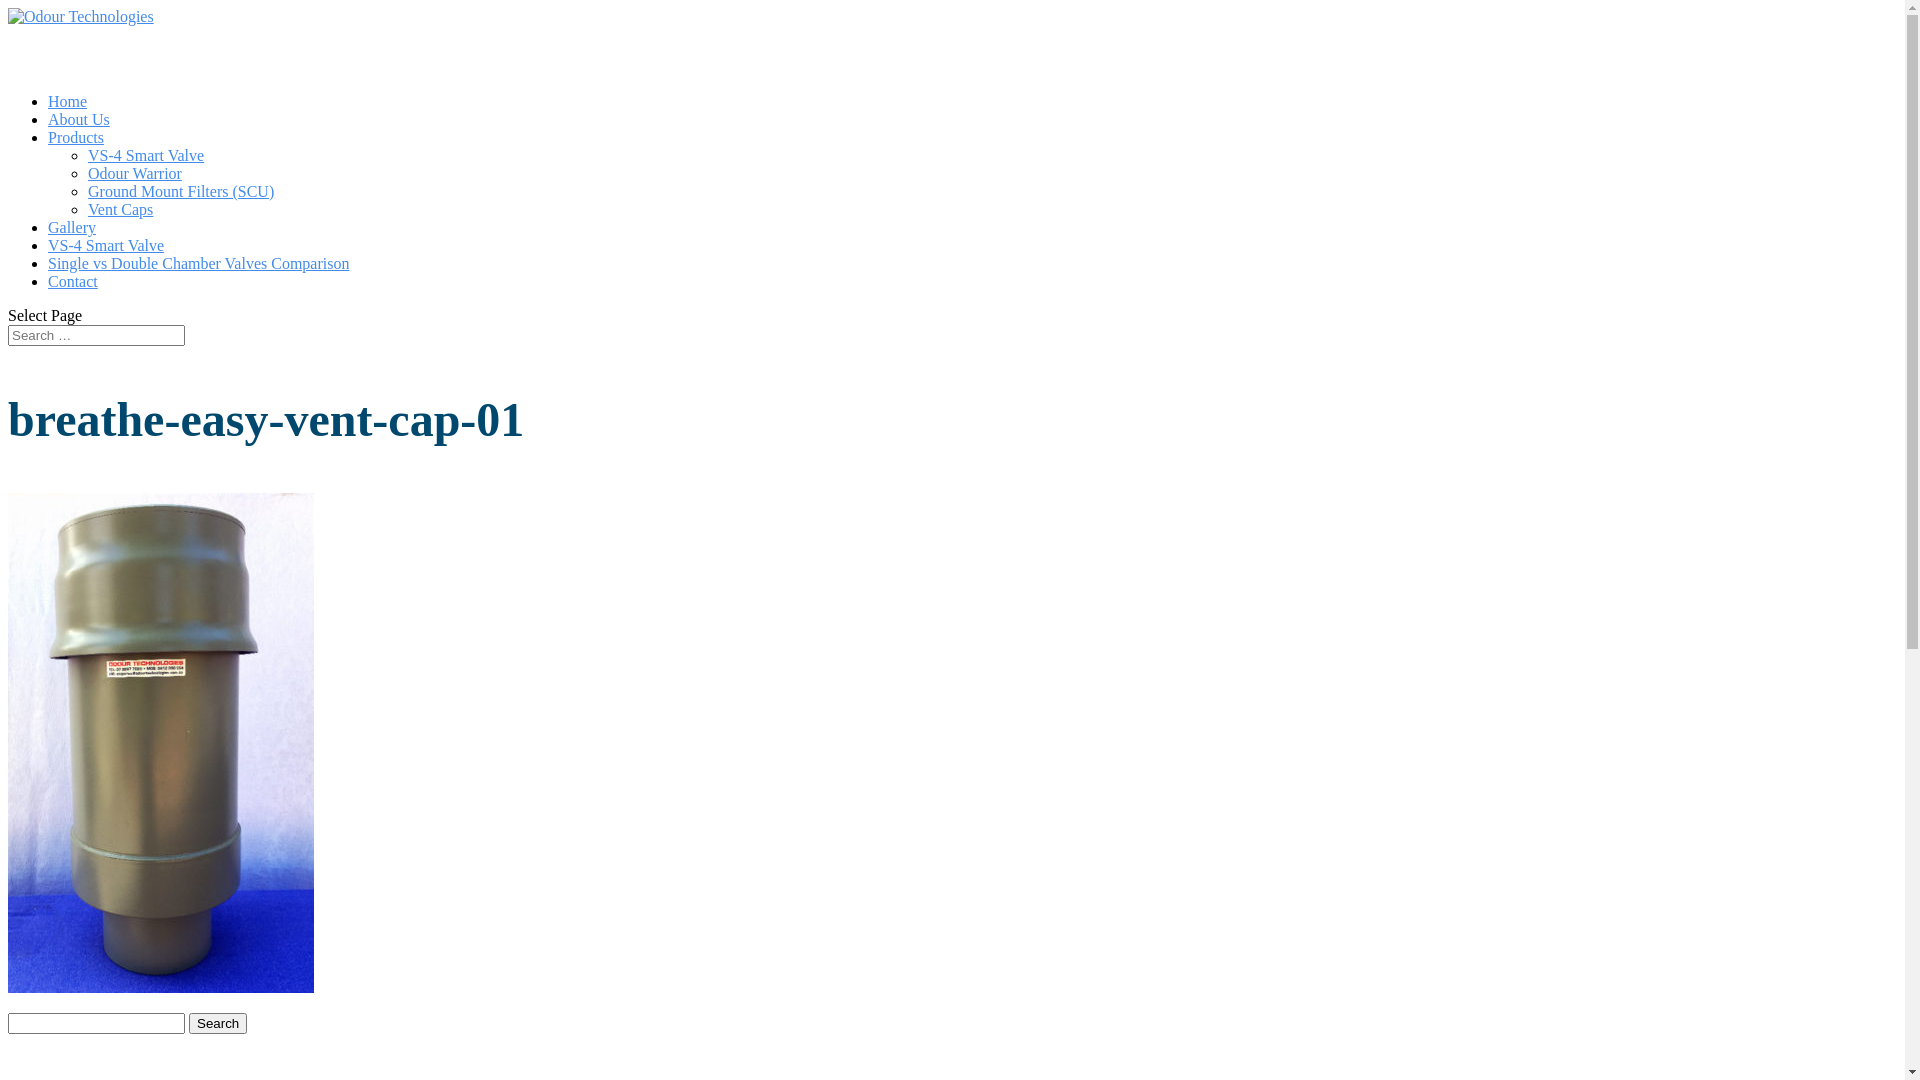 This screenshot has width=1920, height=1080. Describe the element at coordinates (48, 127) in the screenshot. I see `'Home'` at that location.